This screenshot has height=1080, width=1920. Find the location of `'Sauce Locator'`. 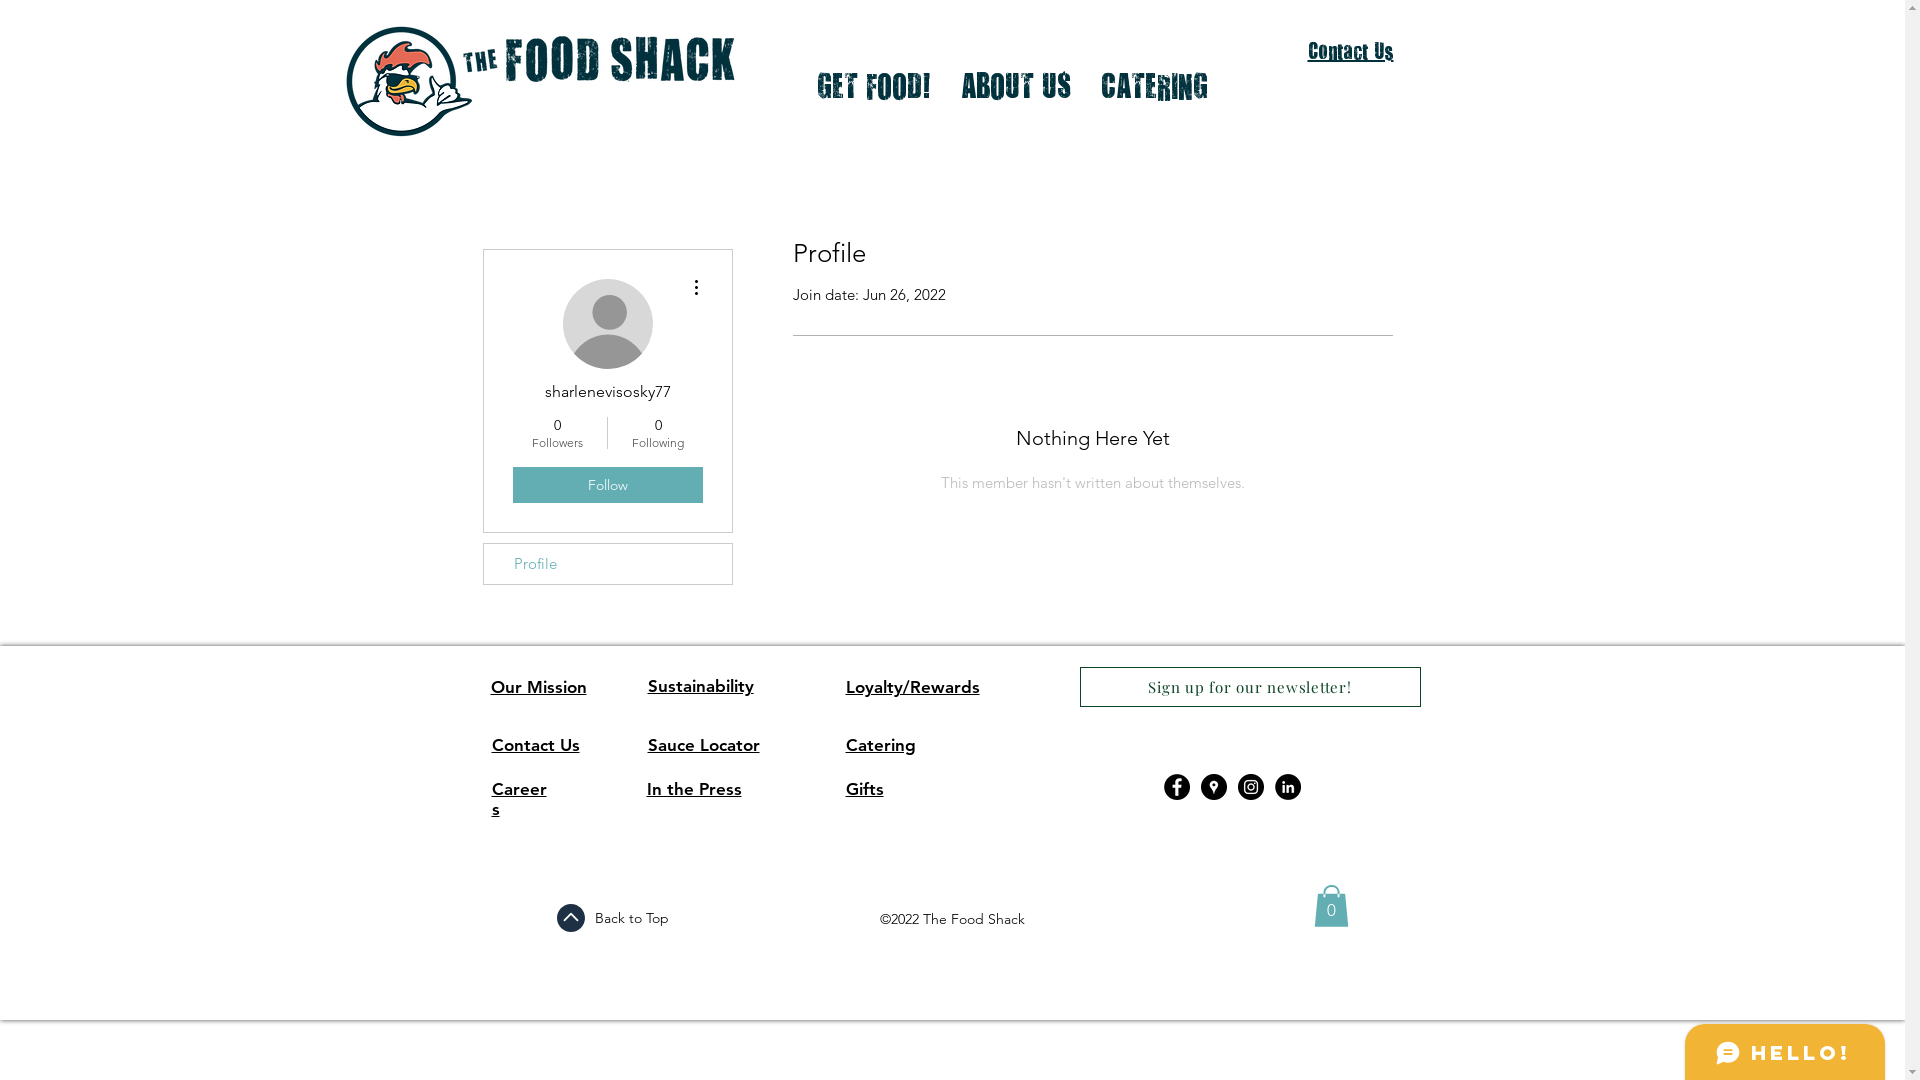

'Sauce Locator' is located at coordinates (704, 744).